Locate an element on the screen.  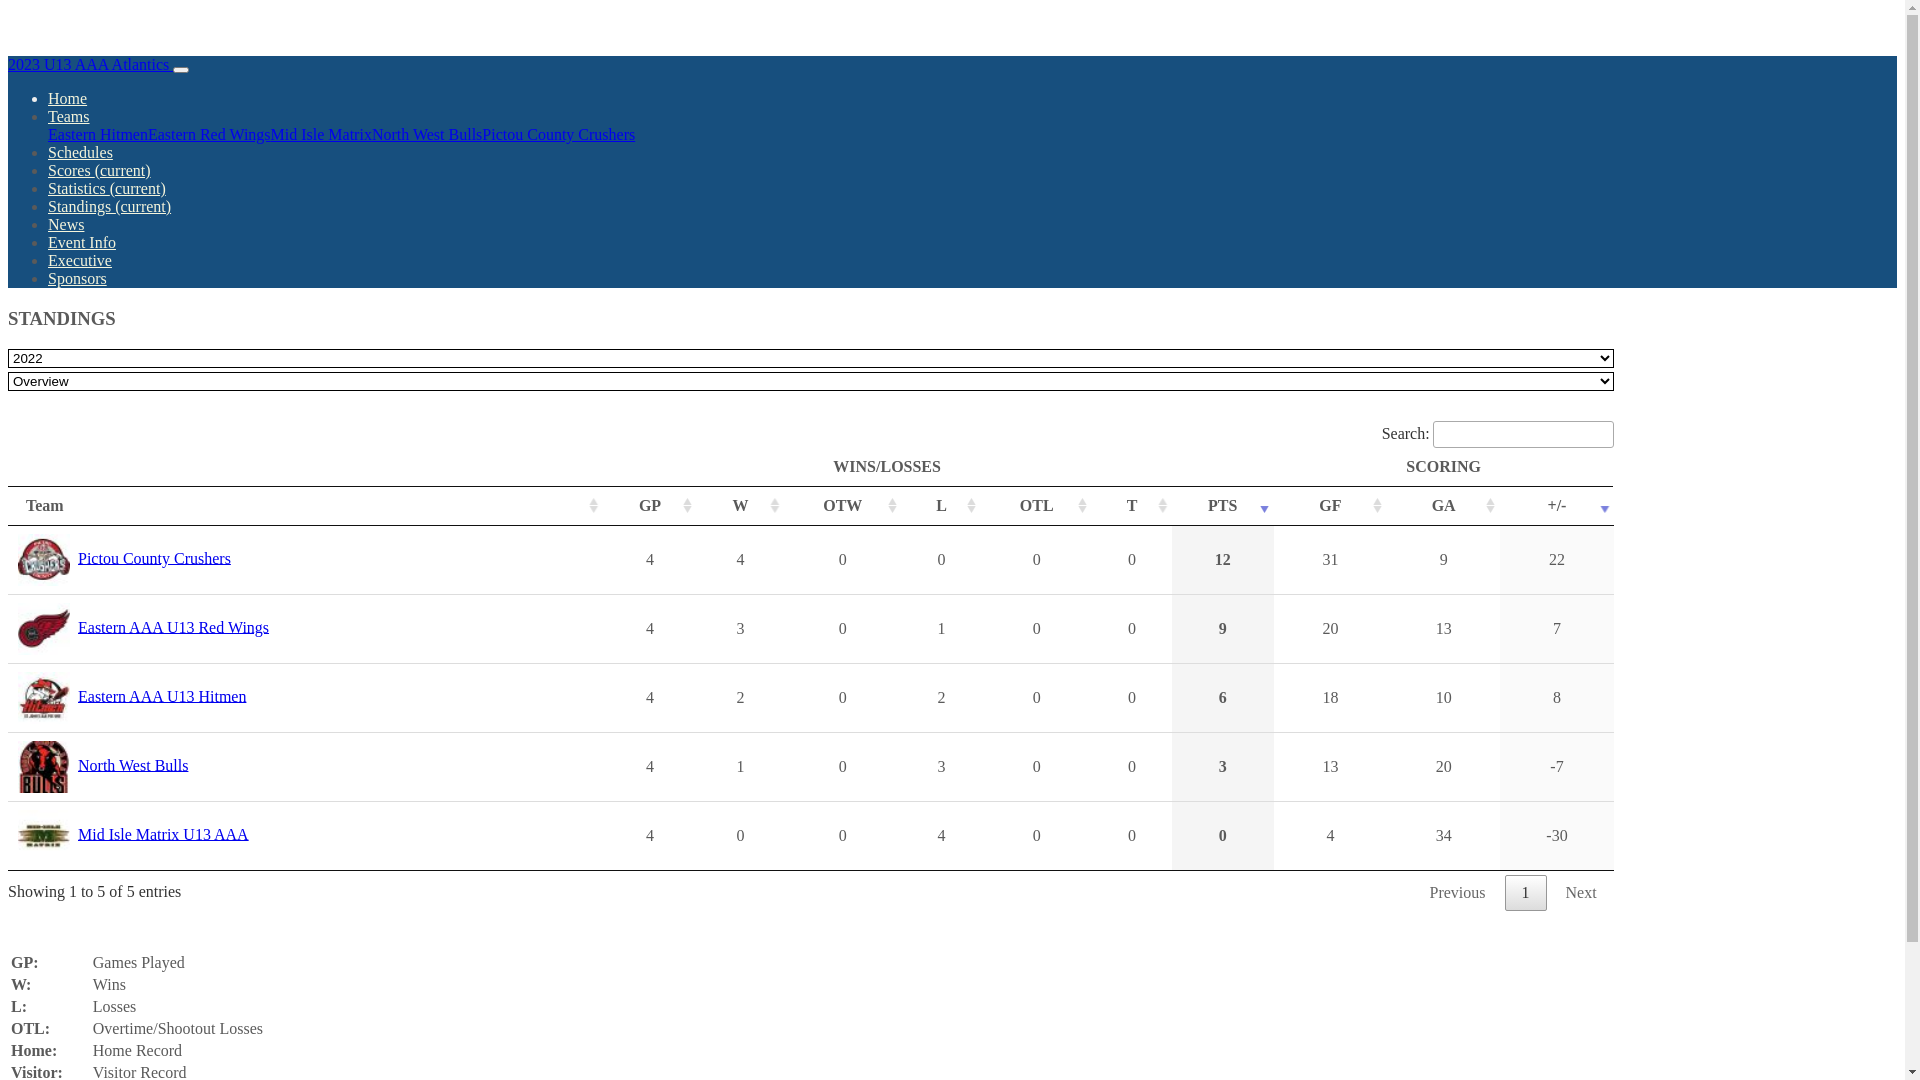
'Standings (current)' is located at coordinates (108, 206).